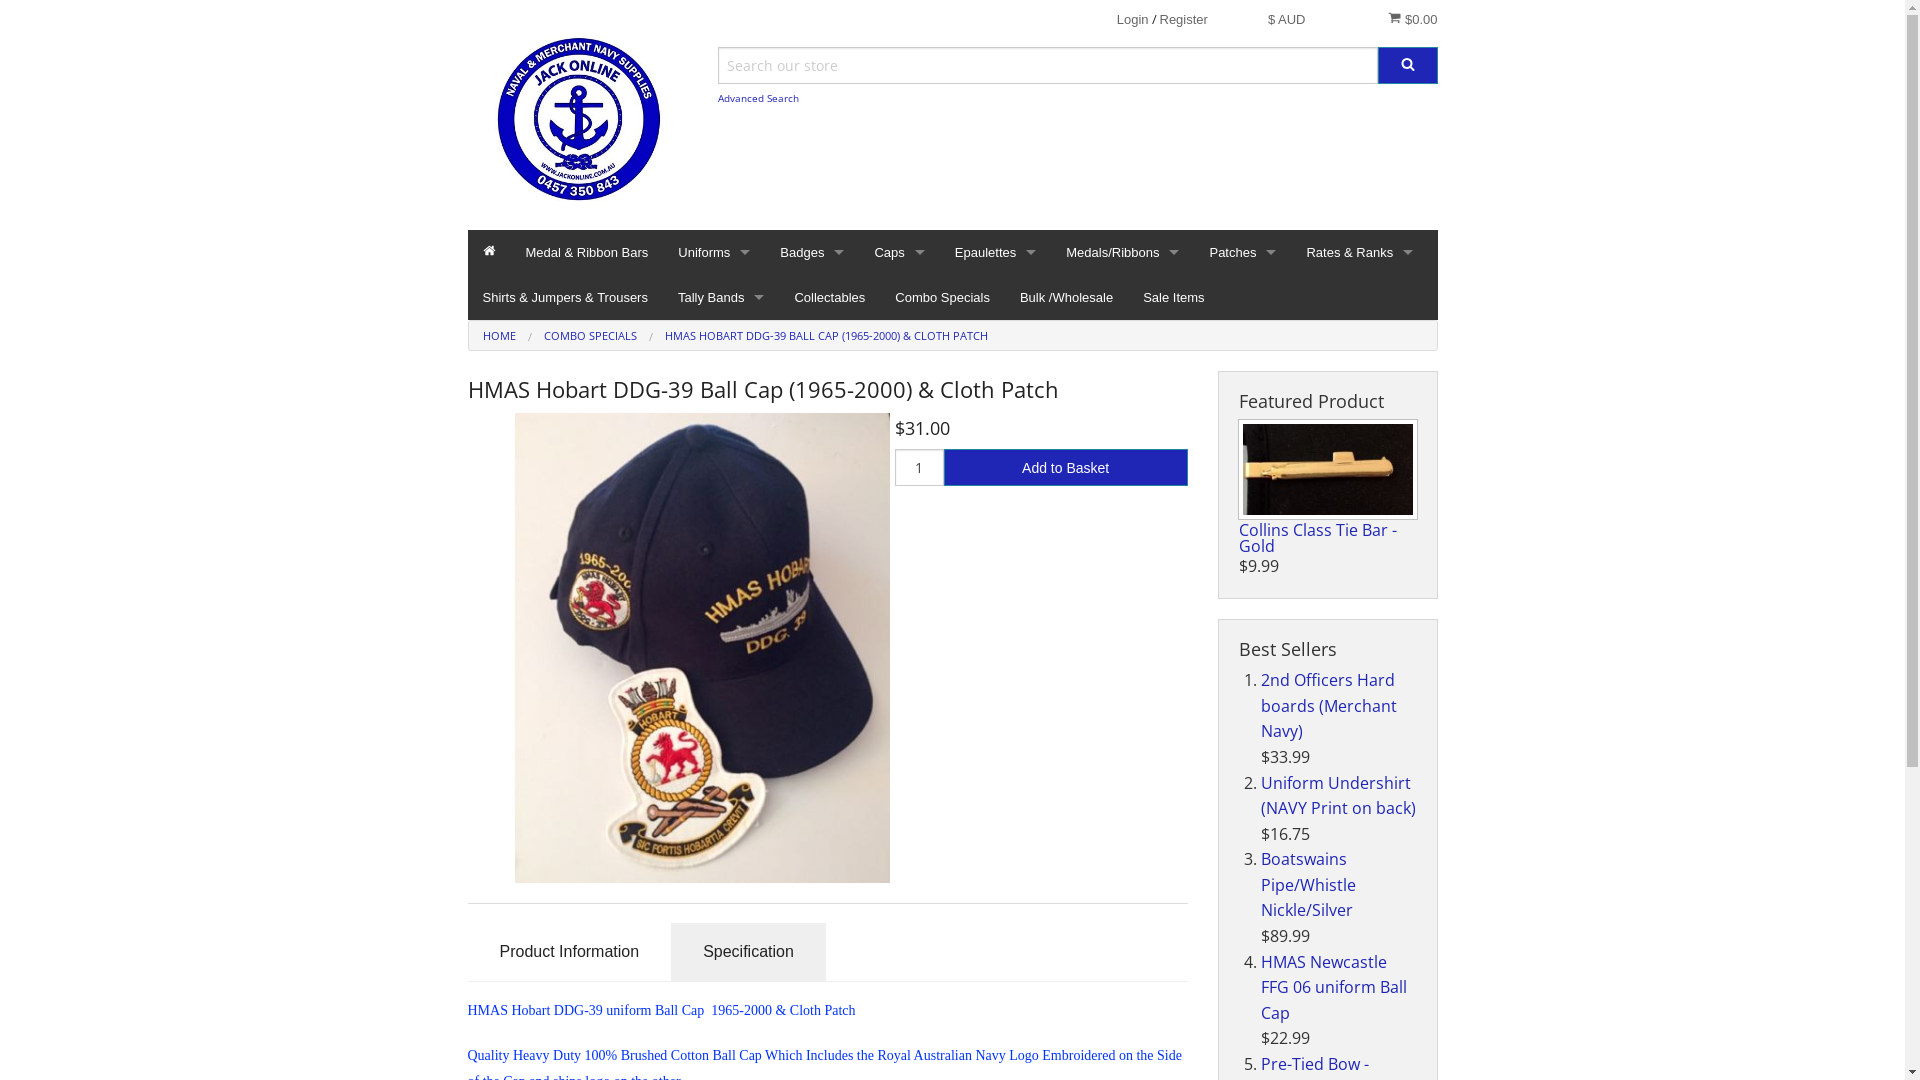  Describe the element at coordinates (897, 321) in the screenshot. I see `'Dress Caps'` at that location.